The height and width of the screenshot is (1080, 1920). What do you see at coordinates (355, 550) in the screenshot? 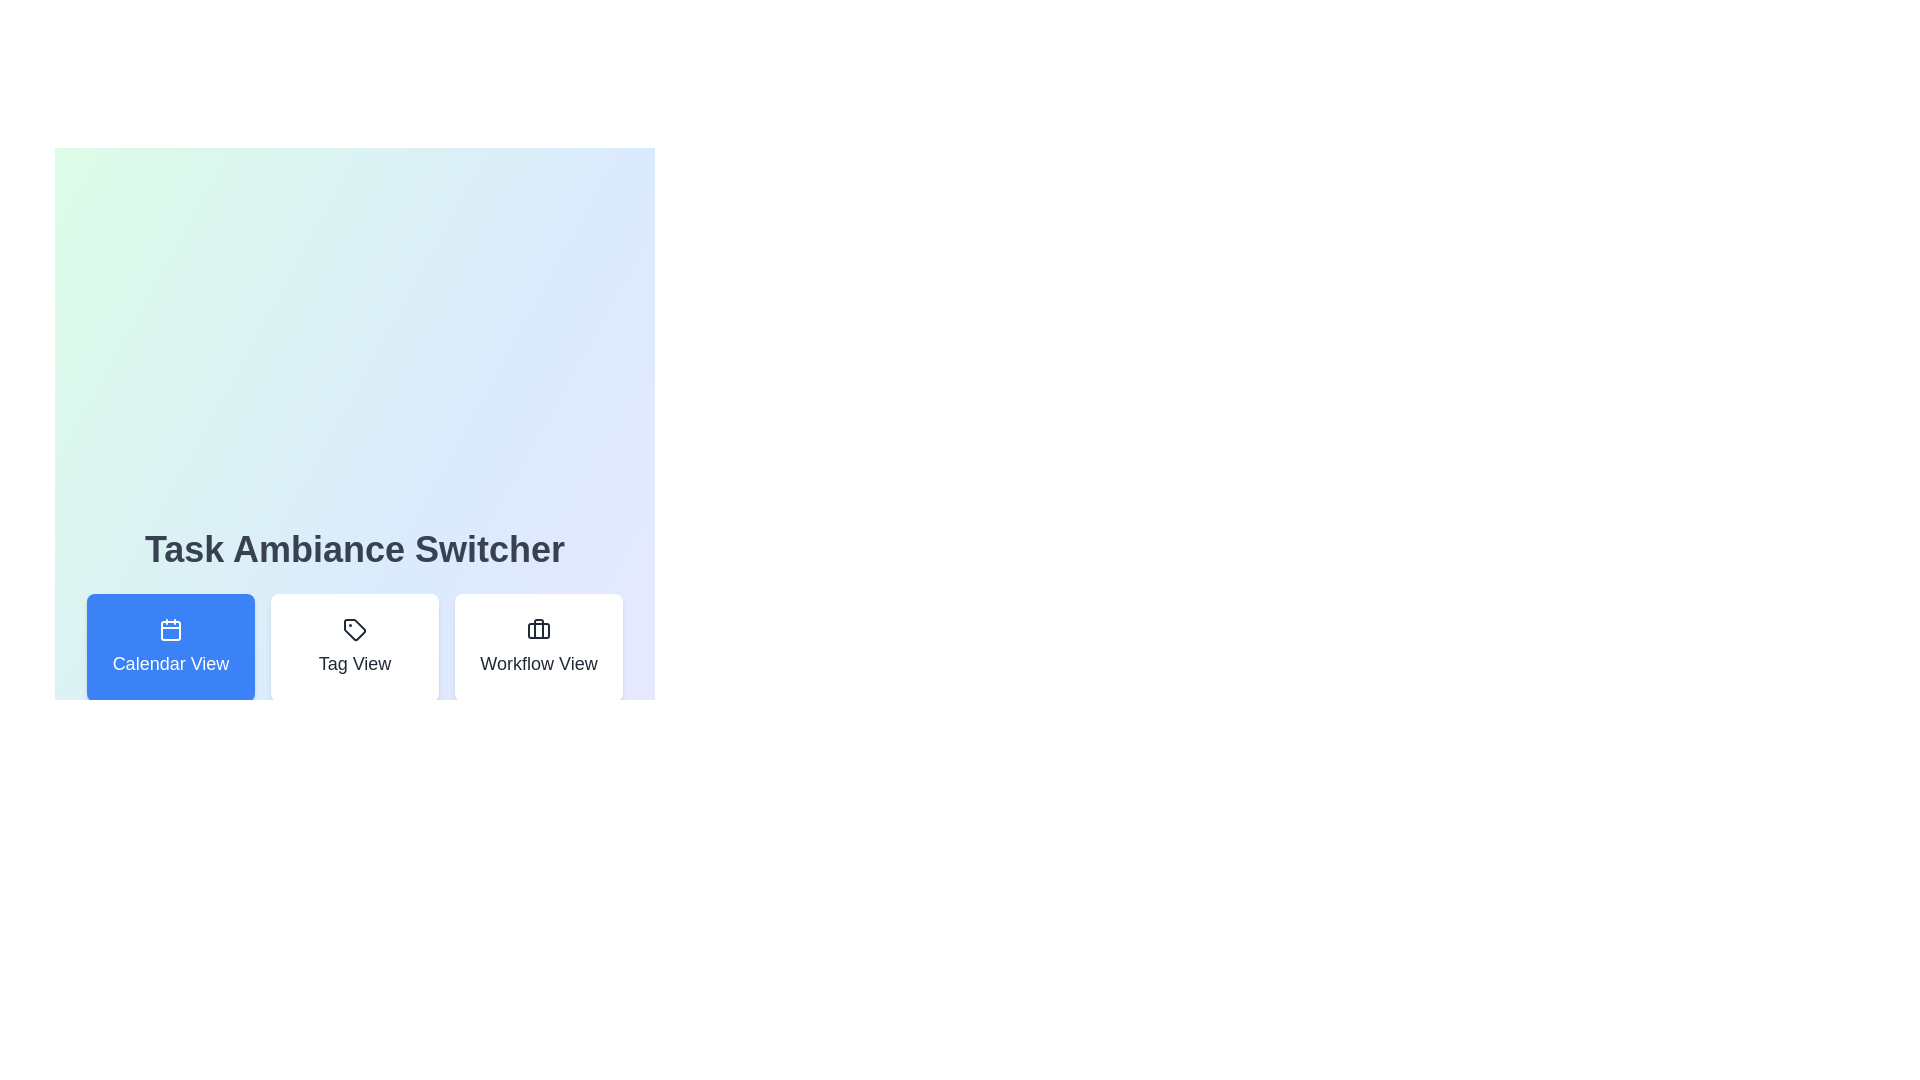
I see `the static text label styled as a heading, located at the top-center of the interface, directly above the interactive cards labeled 'Calendar View', 'Tag View', and 'Workflow View'` at bounding box center [355, 550].